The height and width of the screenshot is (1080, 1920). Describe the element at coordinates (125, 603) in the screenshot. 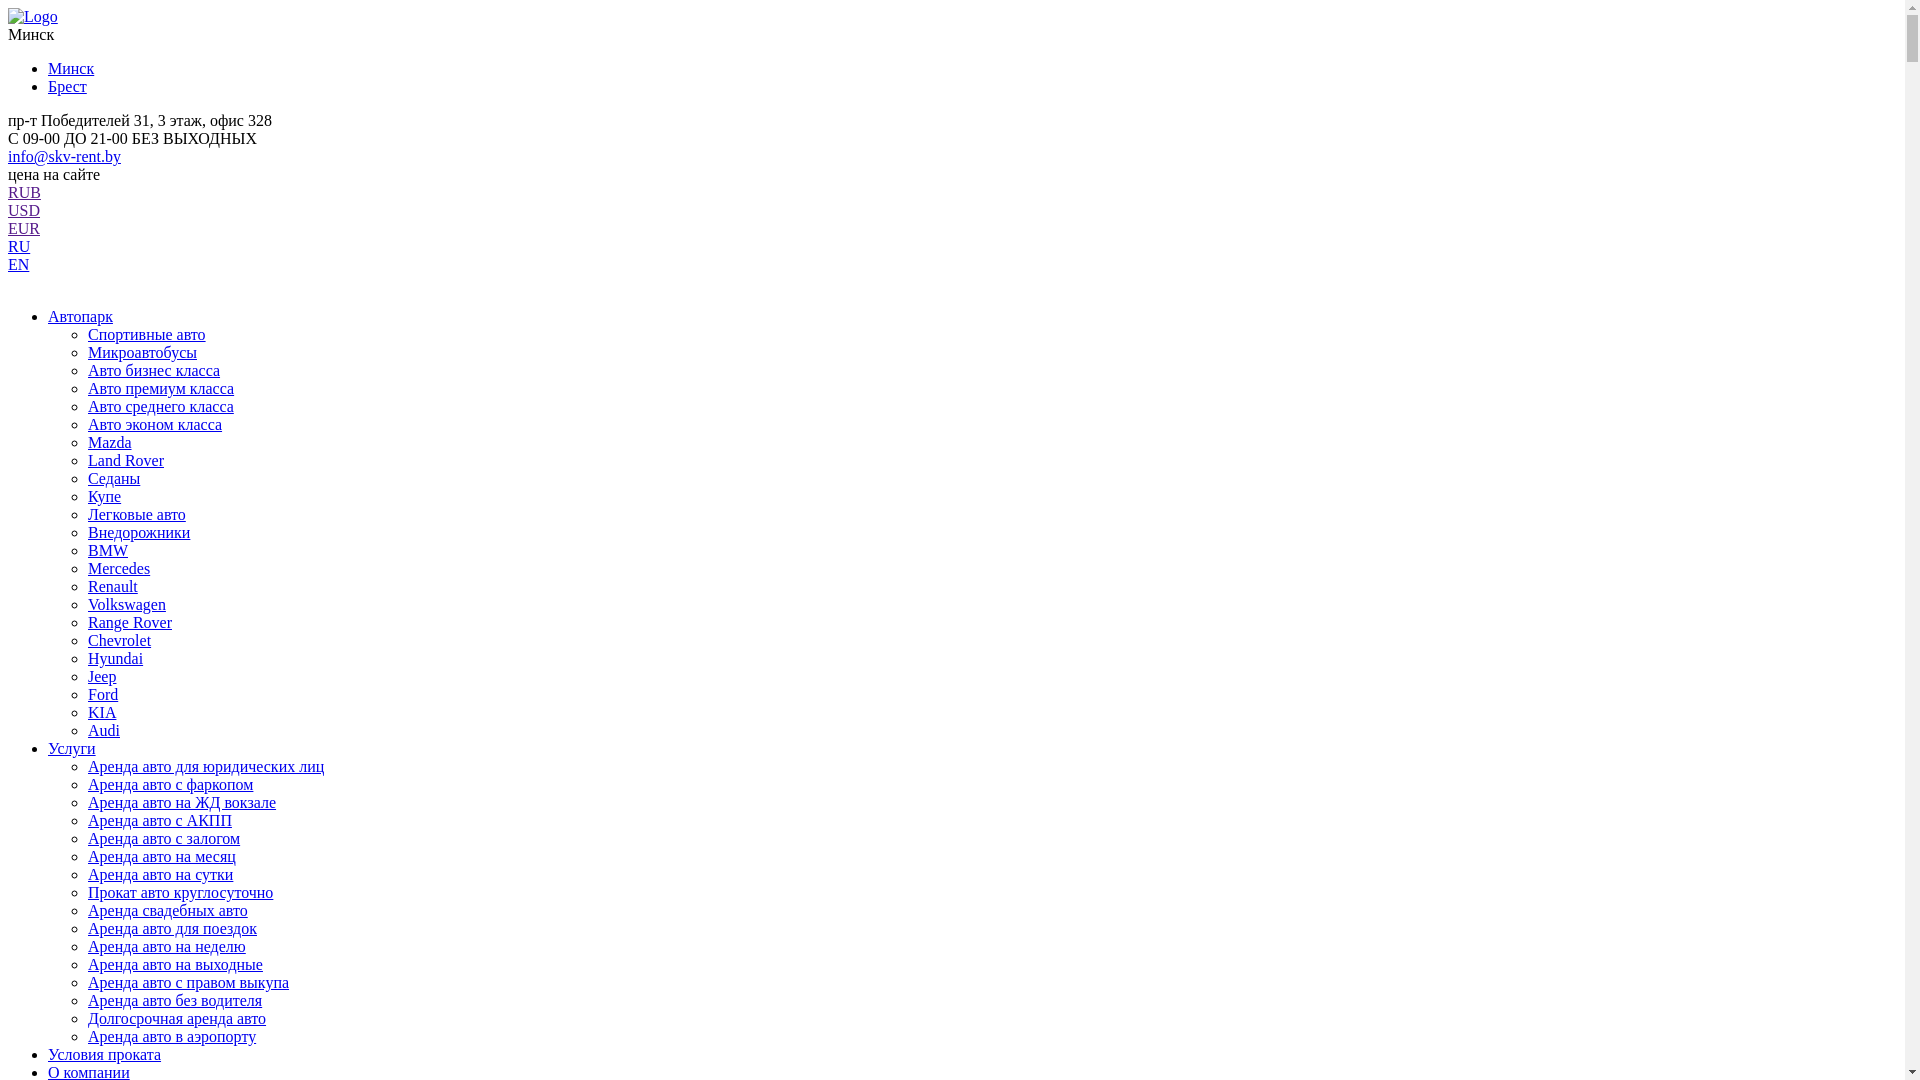

I see `'Volkswagen'` at that location.